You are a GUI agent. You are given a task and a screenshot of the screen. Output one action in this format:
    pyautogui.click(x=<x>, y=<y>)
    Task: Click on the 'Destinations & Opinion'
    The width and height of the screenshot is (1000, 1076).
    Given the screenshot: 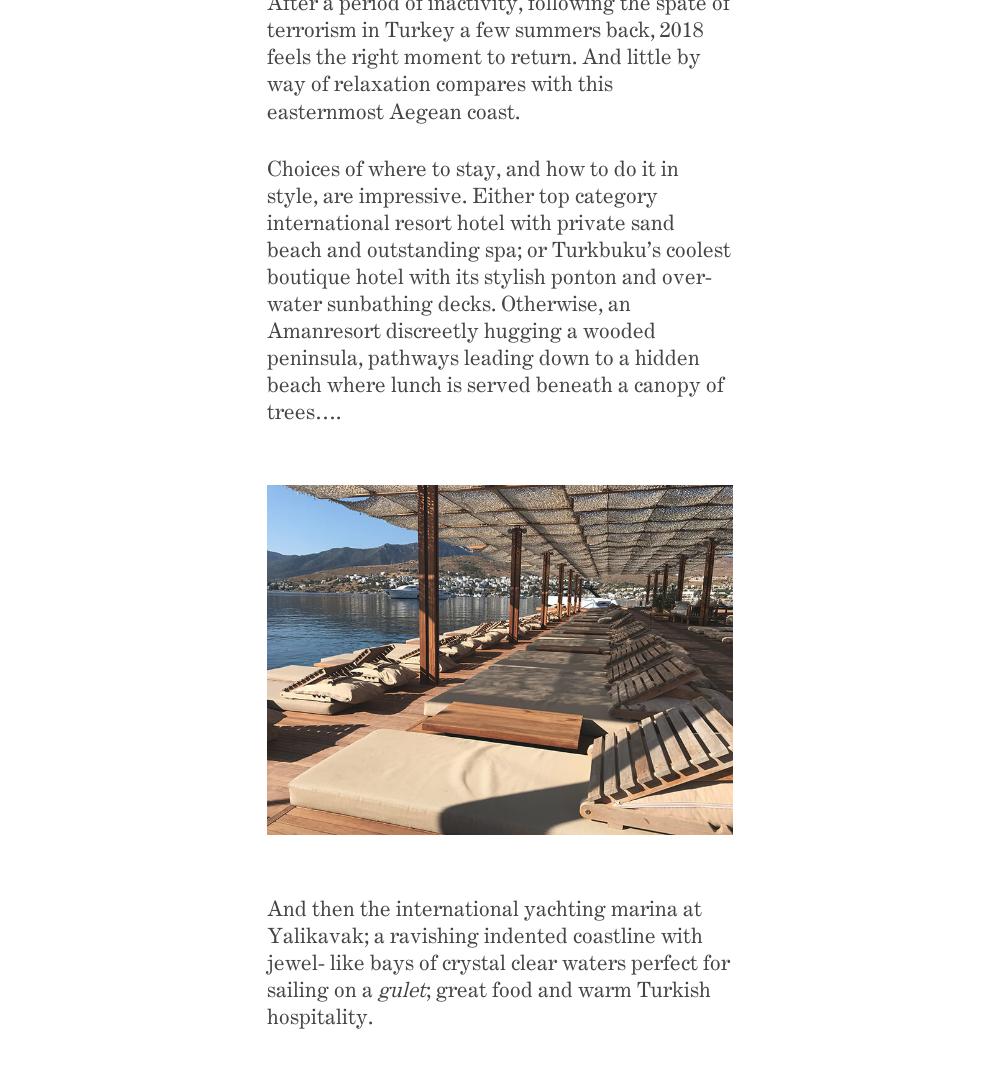 What is the action you would take?
    pyautogui.click(x=255, y=248)
    